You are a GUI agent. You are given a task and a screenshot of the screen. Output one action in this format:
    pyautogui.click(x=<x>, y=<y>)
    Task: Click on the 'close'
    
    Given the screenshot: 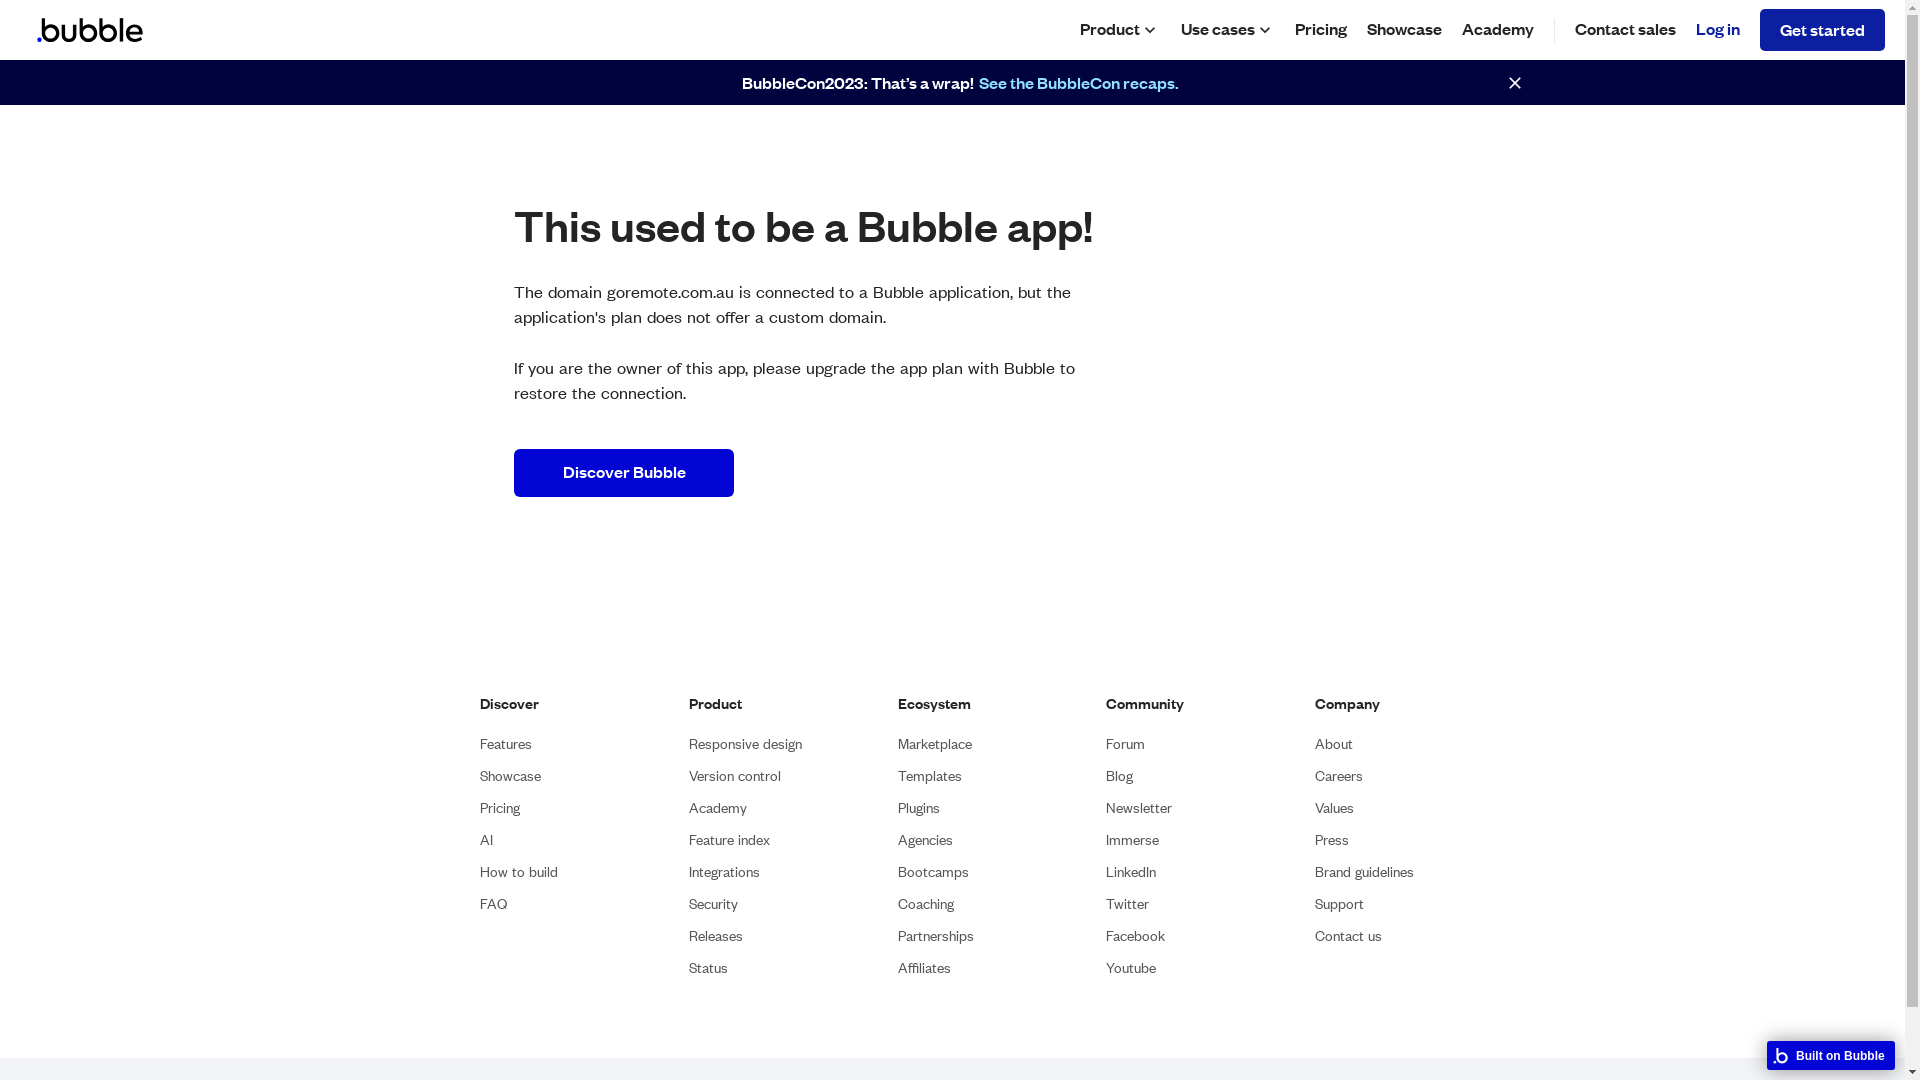 What is the action you would take?
    pyautogui.click(x=1515, y=82)
    